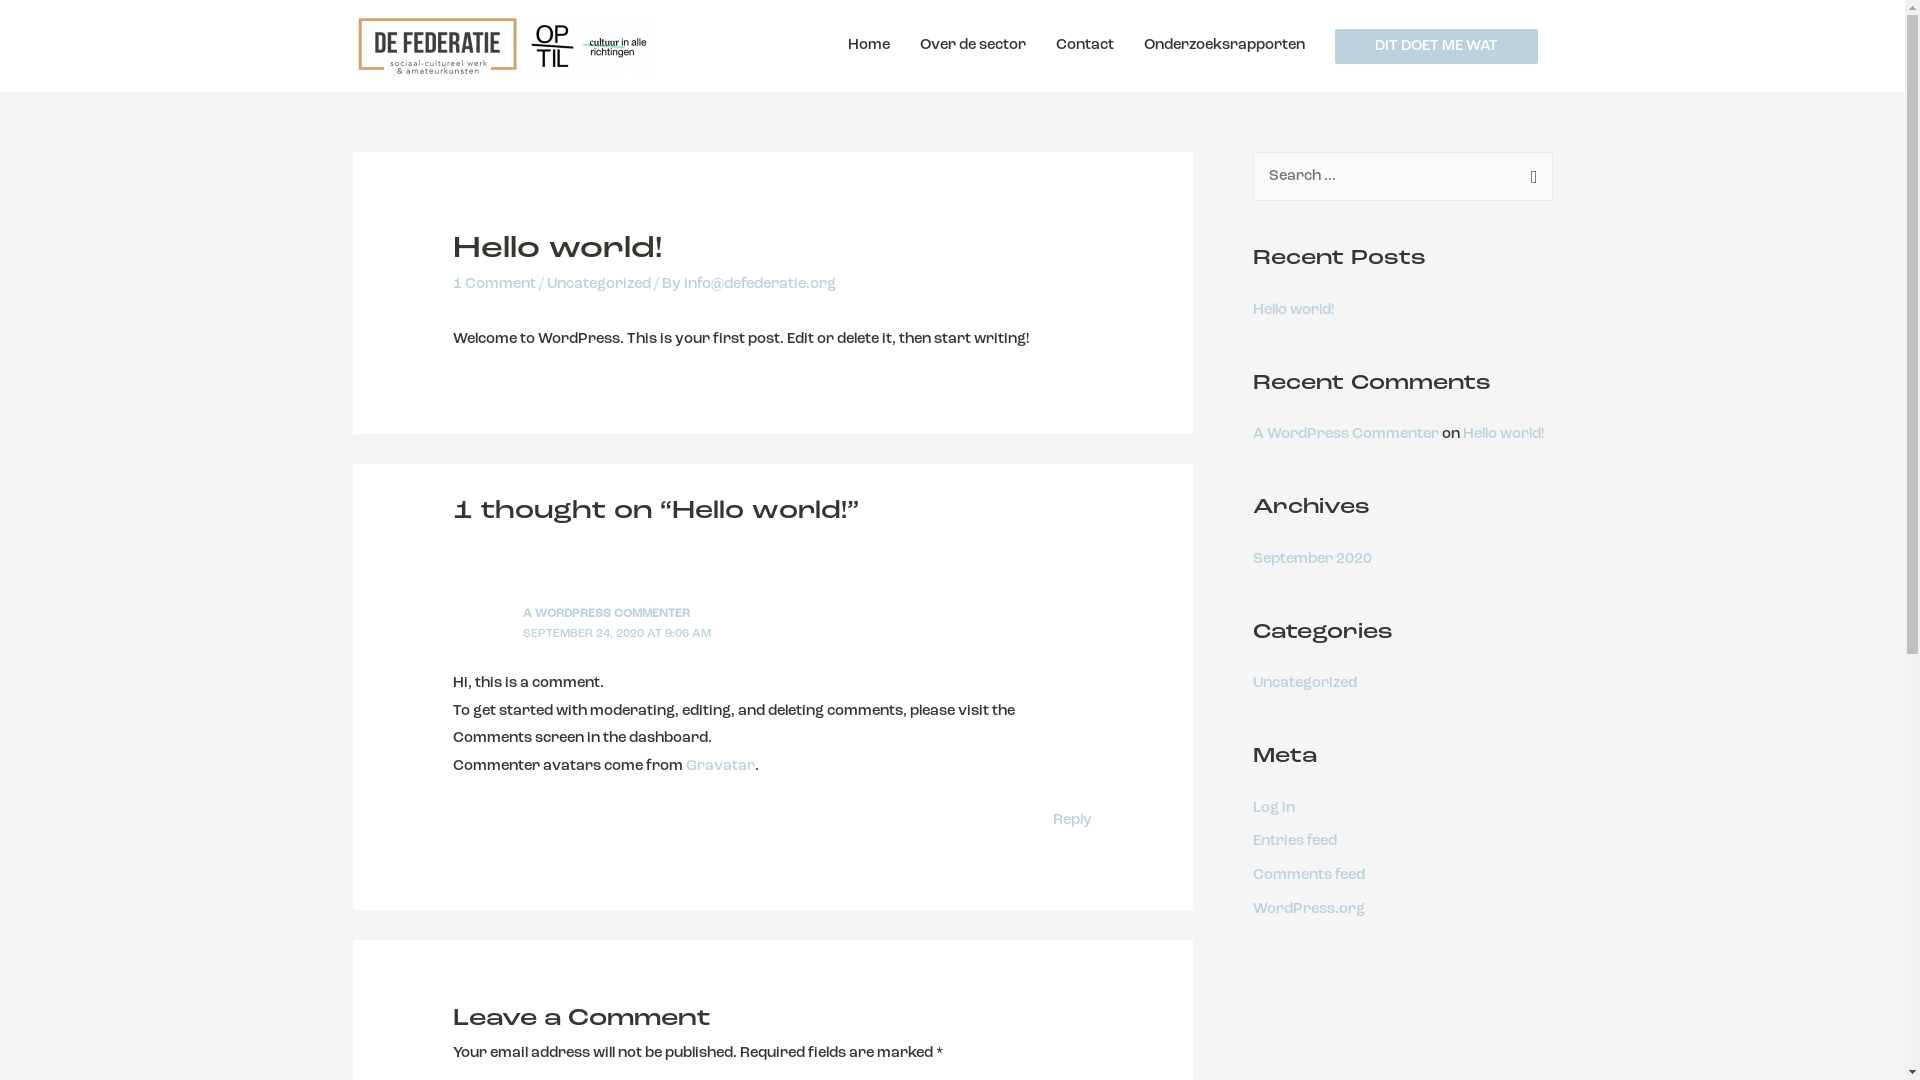 This screenshot has height=1080, width=1920. I want to click on 'Search', so click(1529, 171).